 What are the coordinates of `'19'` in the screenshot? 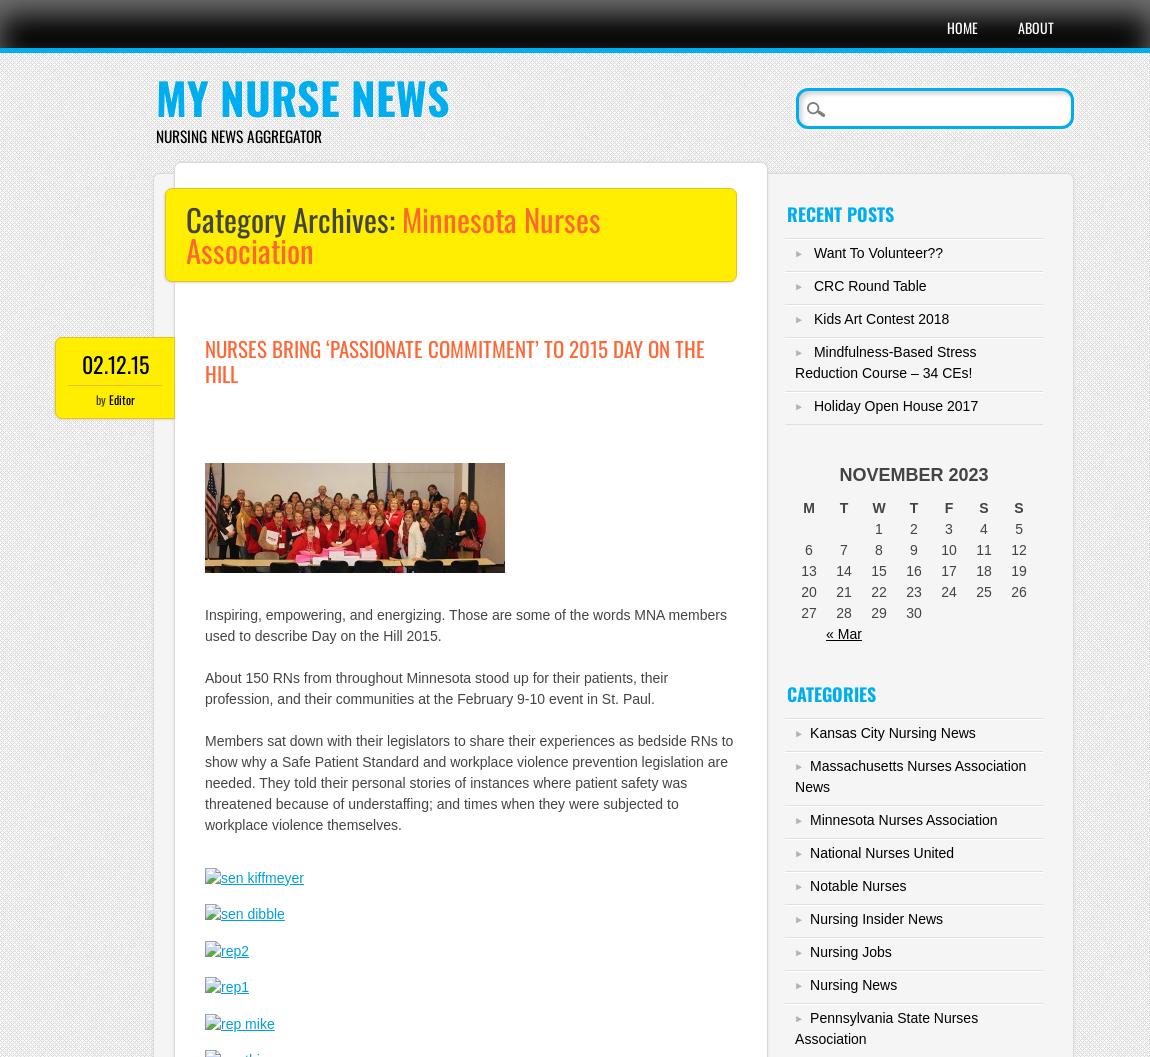 It's located at (1018, 569).